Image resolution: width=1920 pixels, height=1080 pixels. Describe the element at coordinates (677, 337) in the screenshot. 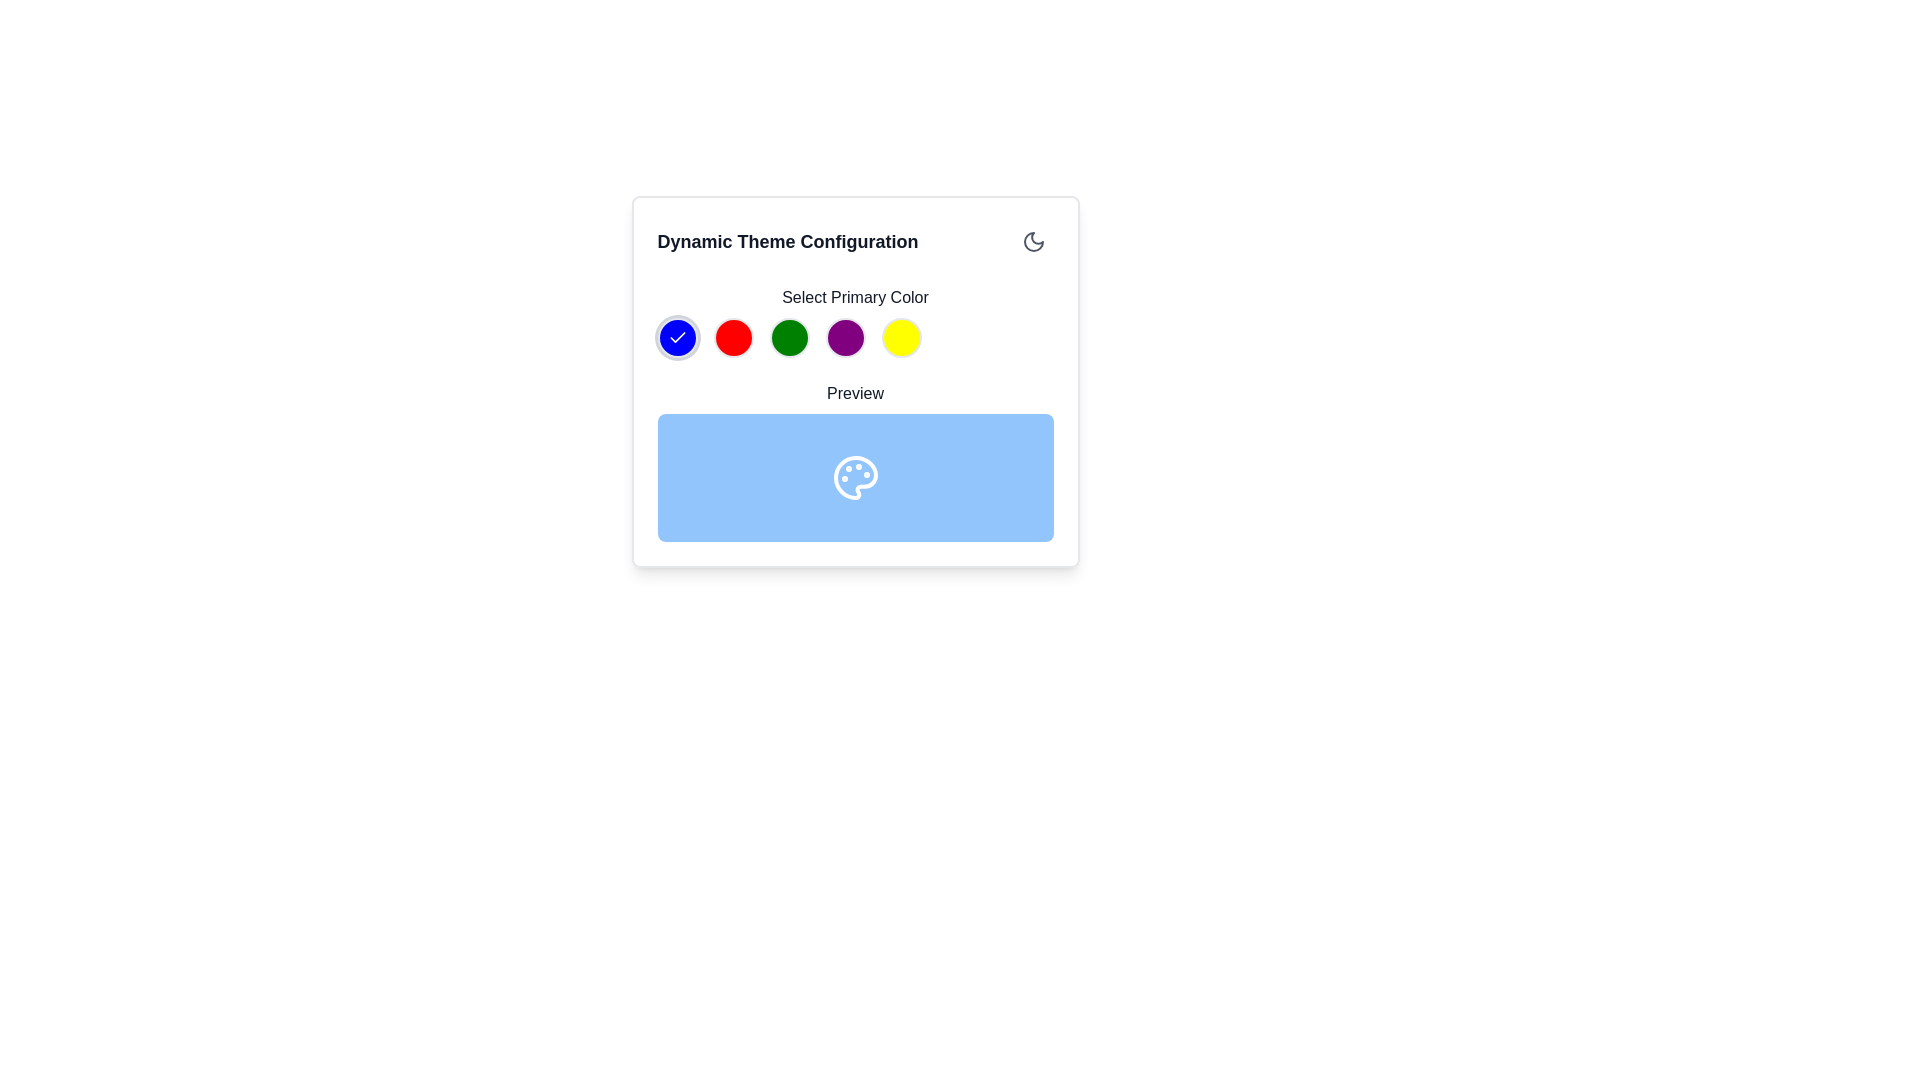

I see `the blue color selection button, which is the first in a row of circular buttons located to the left of red, green, purple, and yellow buttons` at that location.